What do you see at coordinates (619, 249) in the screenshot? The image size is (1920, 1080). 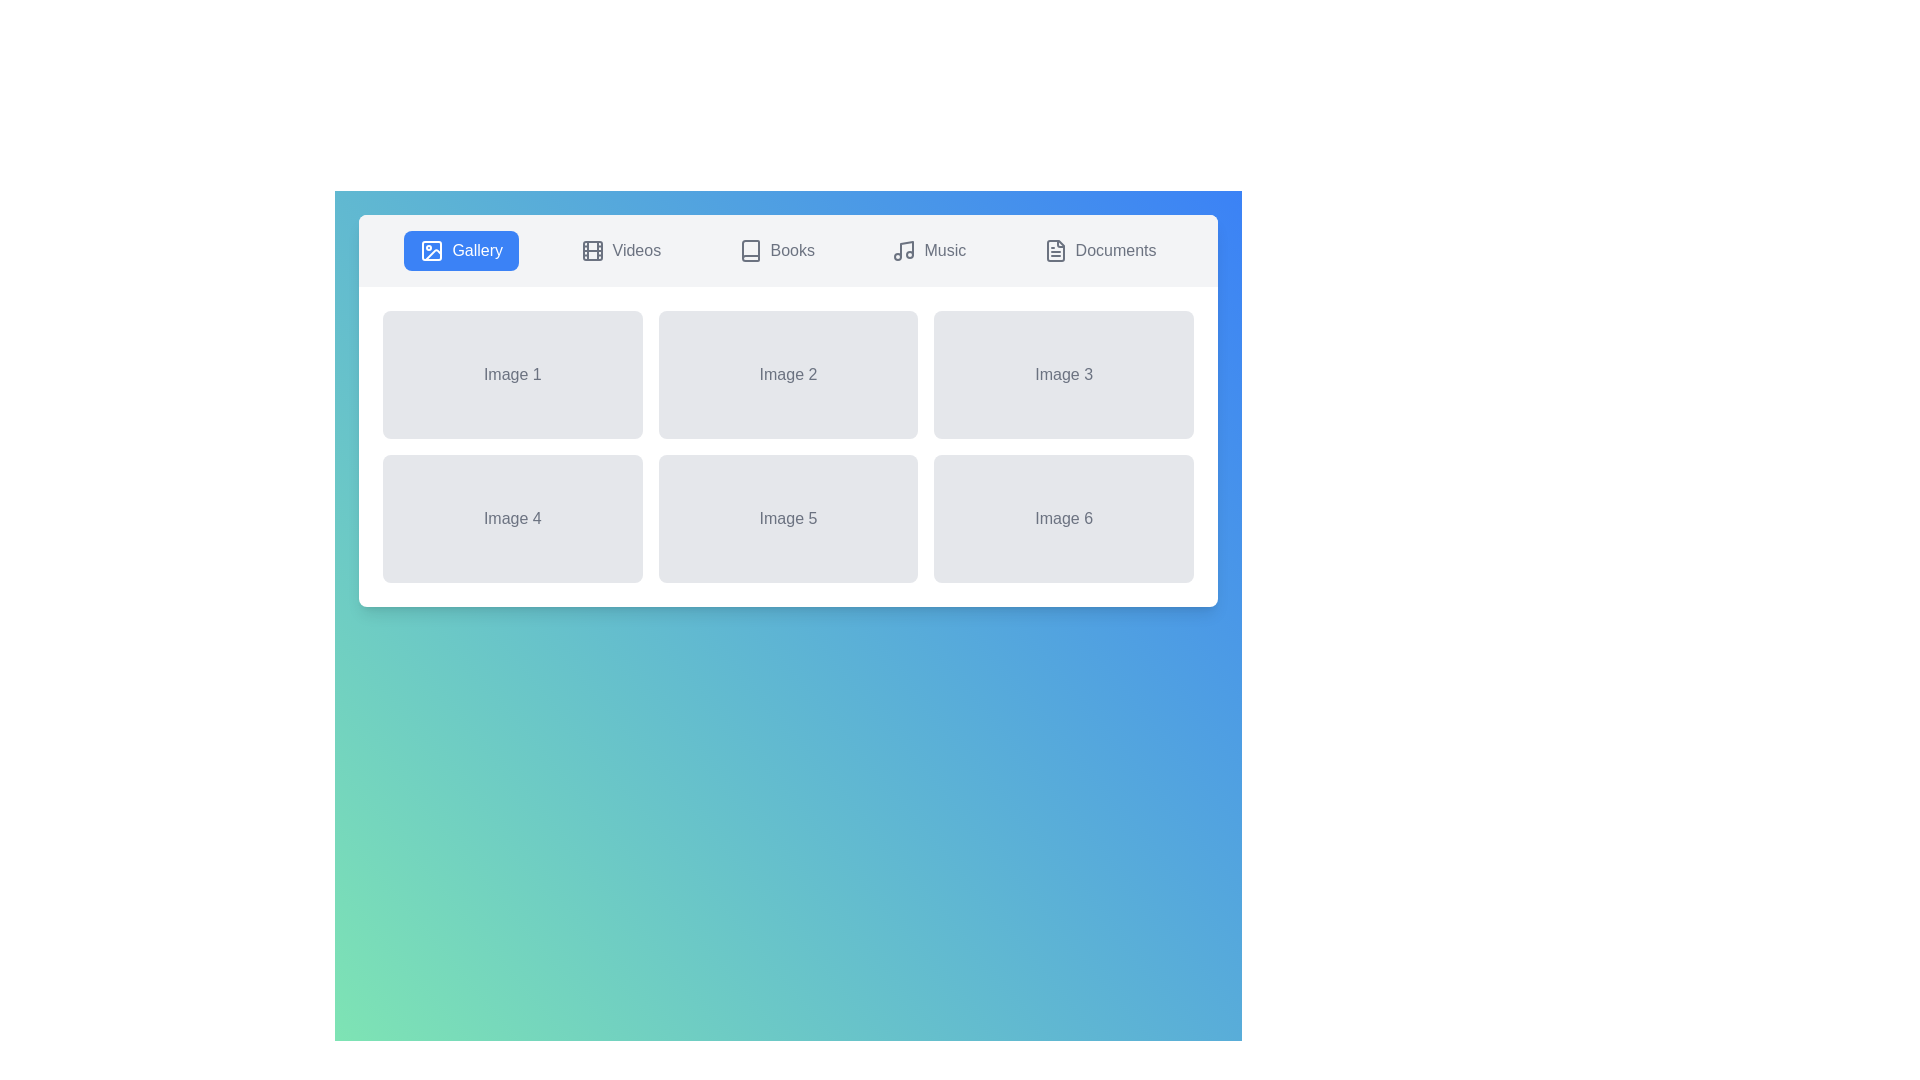 I see `the 'Videos' tab in the horizontal menu bar` at bounding box center [619, 249].